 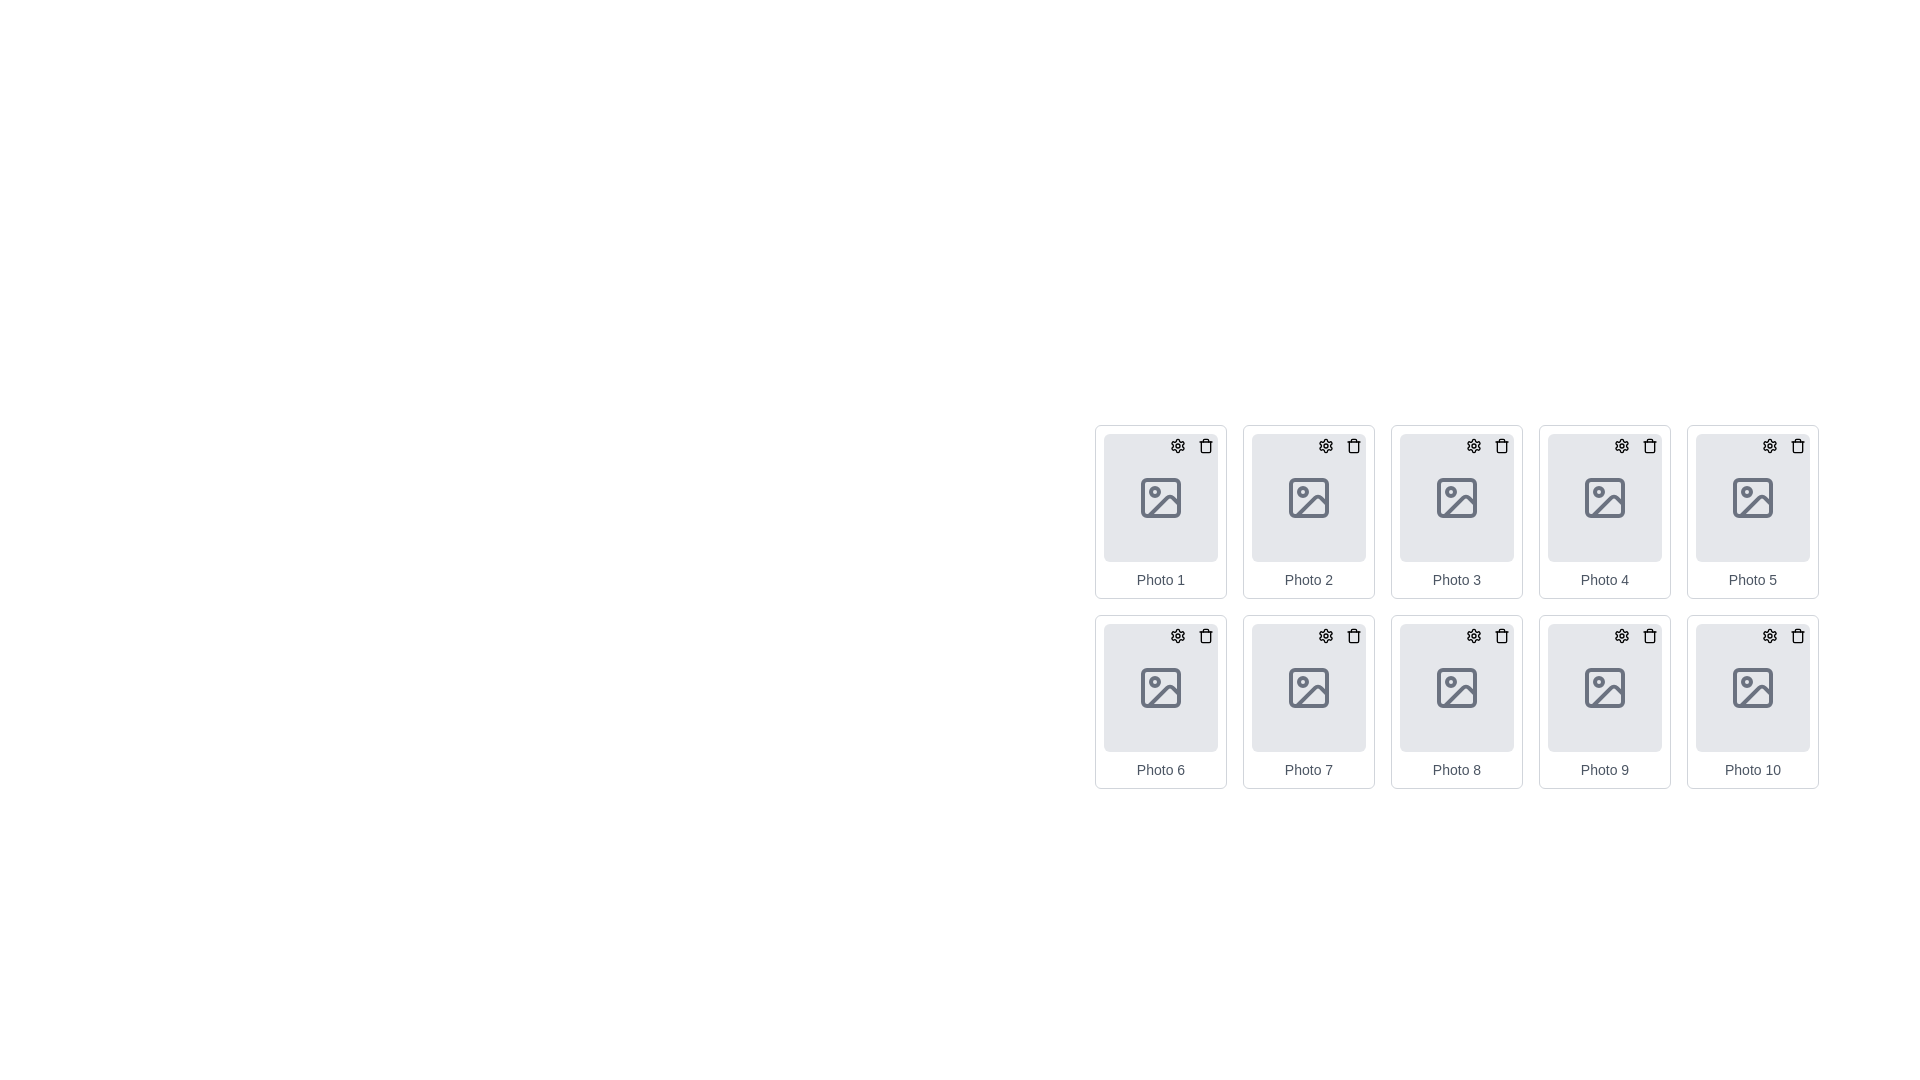 I want to click on the sixth SVG rectangle icon in the grid, which features rounded corners and a distinct border and background styling, so click(x=1161, y=686).